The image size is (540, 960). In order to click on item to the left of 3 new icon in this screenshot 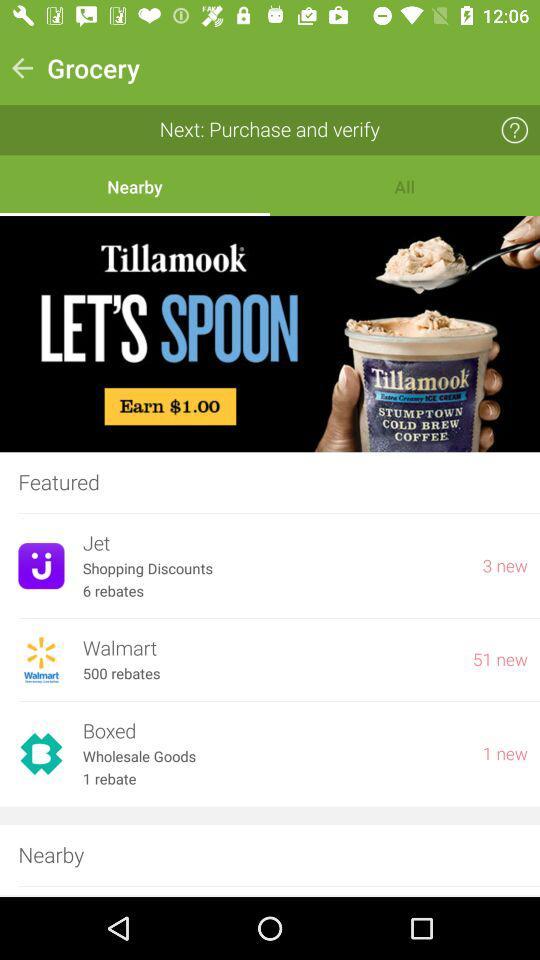, I will do `click(272, 569)`.